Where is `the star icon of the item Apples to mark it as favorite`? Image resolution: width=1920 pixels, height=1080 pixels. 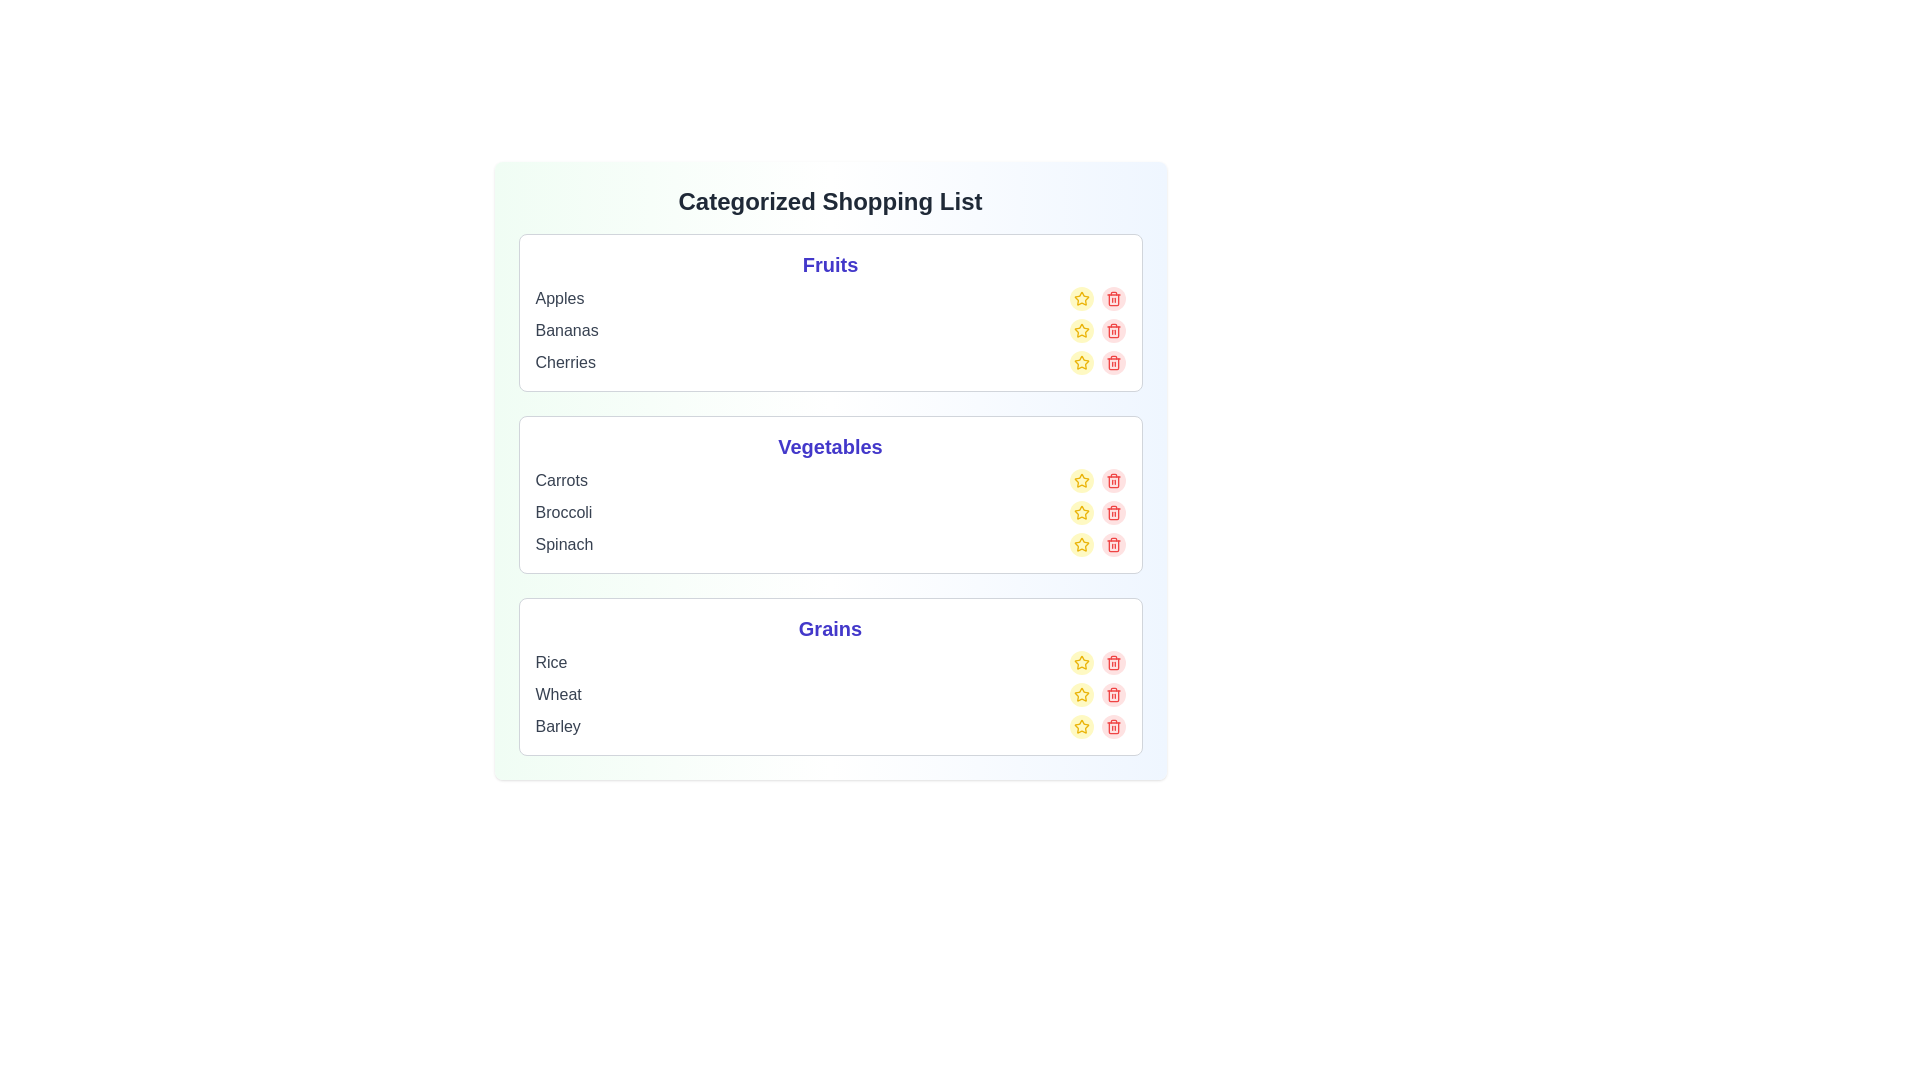
the star icon of the item Apples to mark it as favorite is located at coordinates (1080, 299).